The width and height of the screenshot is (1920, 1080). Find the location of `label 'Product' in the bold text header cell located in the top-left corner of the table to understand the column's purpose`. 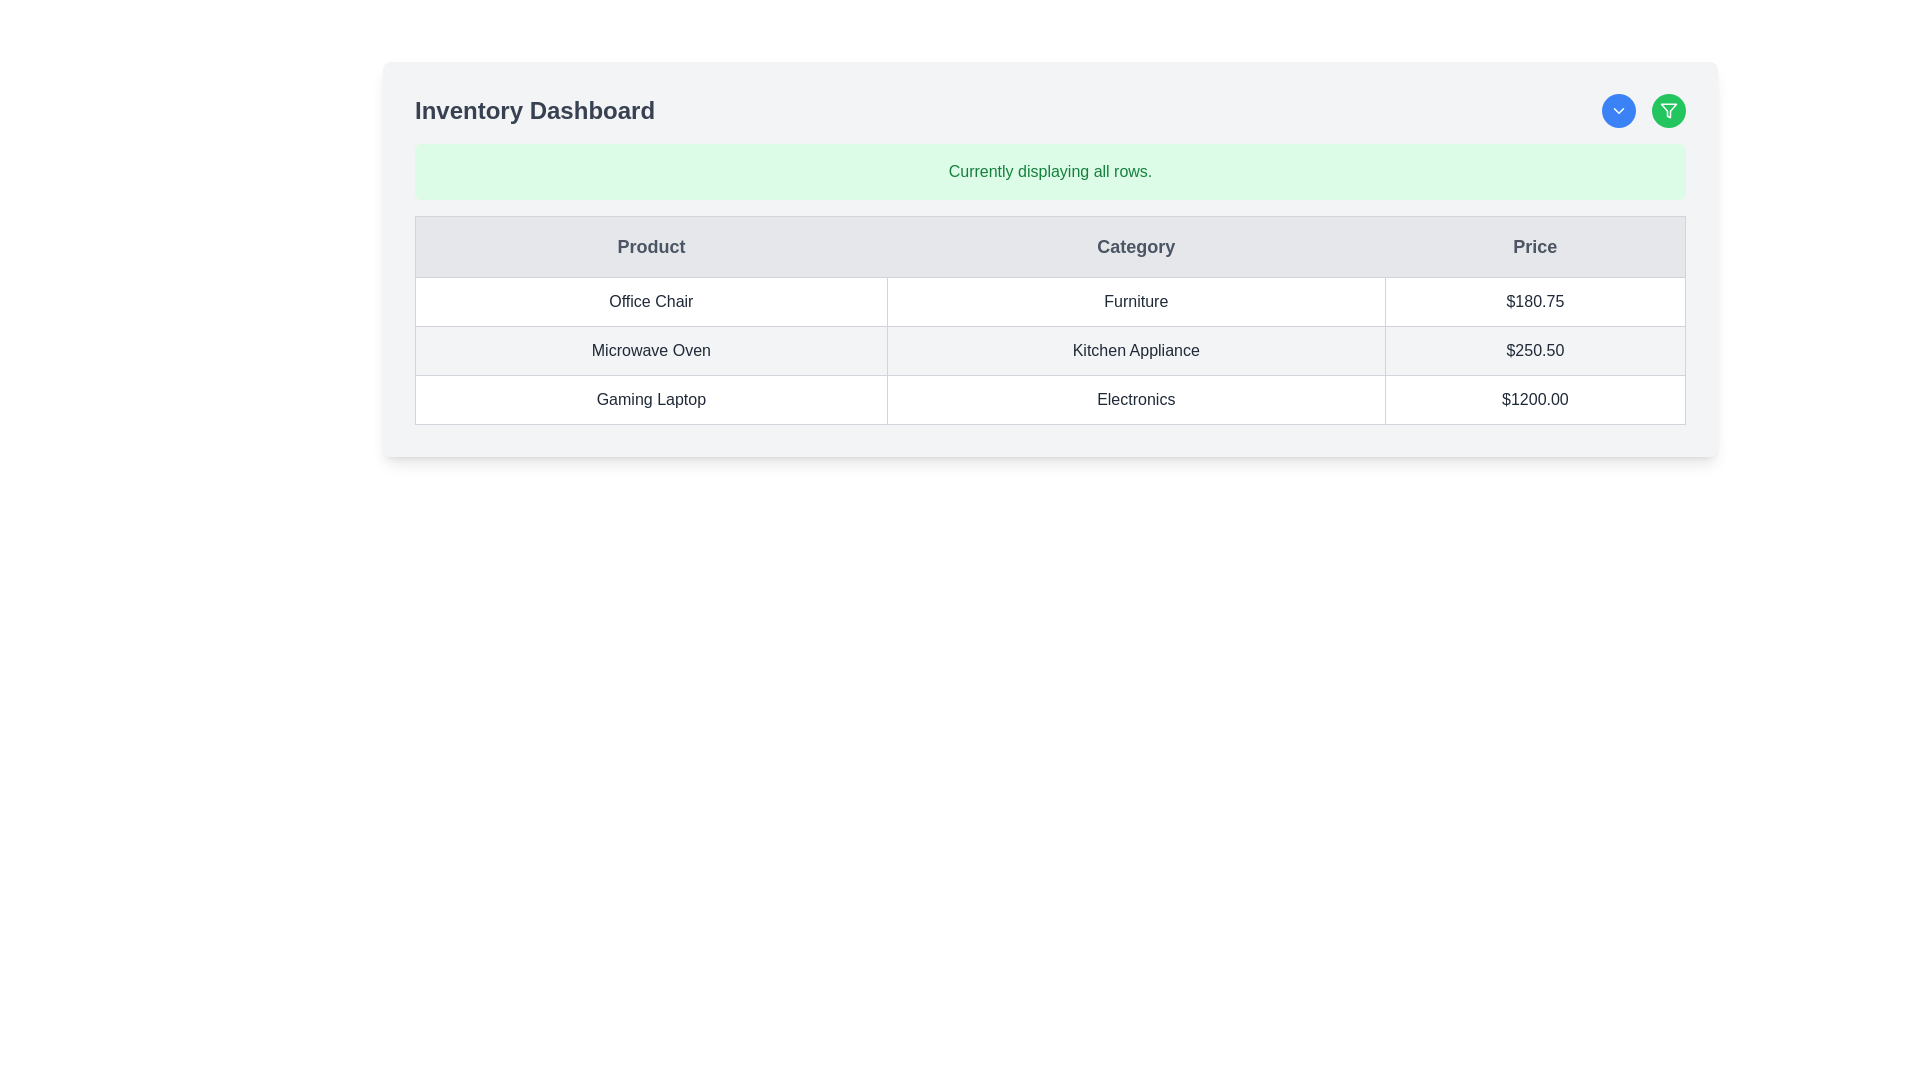

label 'Product' in the bold text header cell located in the top-left corner of the table to understand the column's purpose is located at coordinates (651, 245).